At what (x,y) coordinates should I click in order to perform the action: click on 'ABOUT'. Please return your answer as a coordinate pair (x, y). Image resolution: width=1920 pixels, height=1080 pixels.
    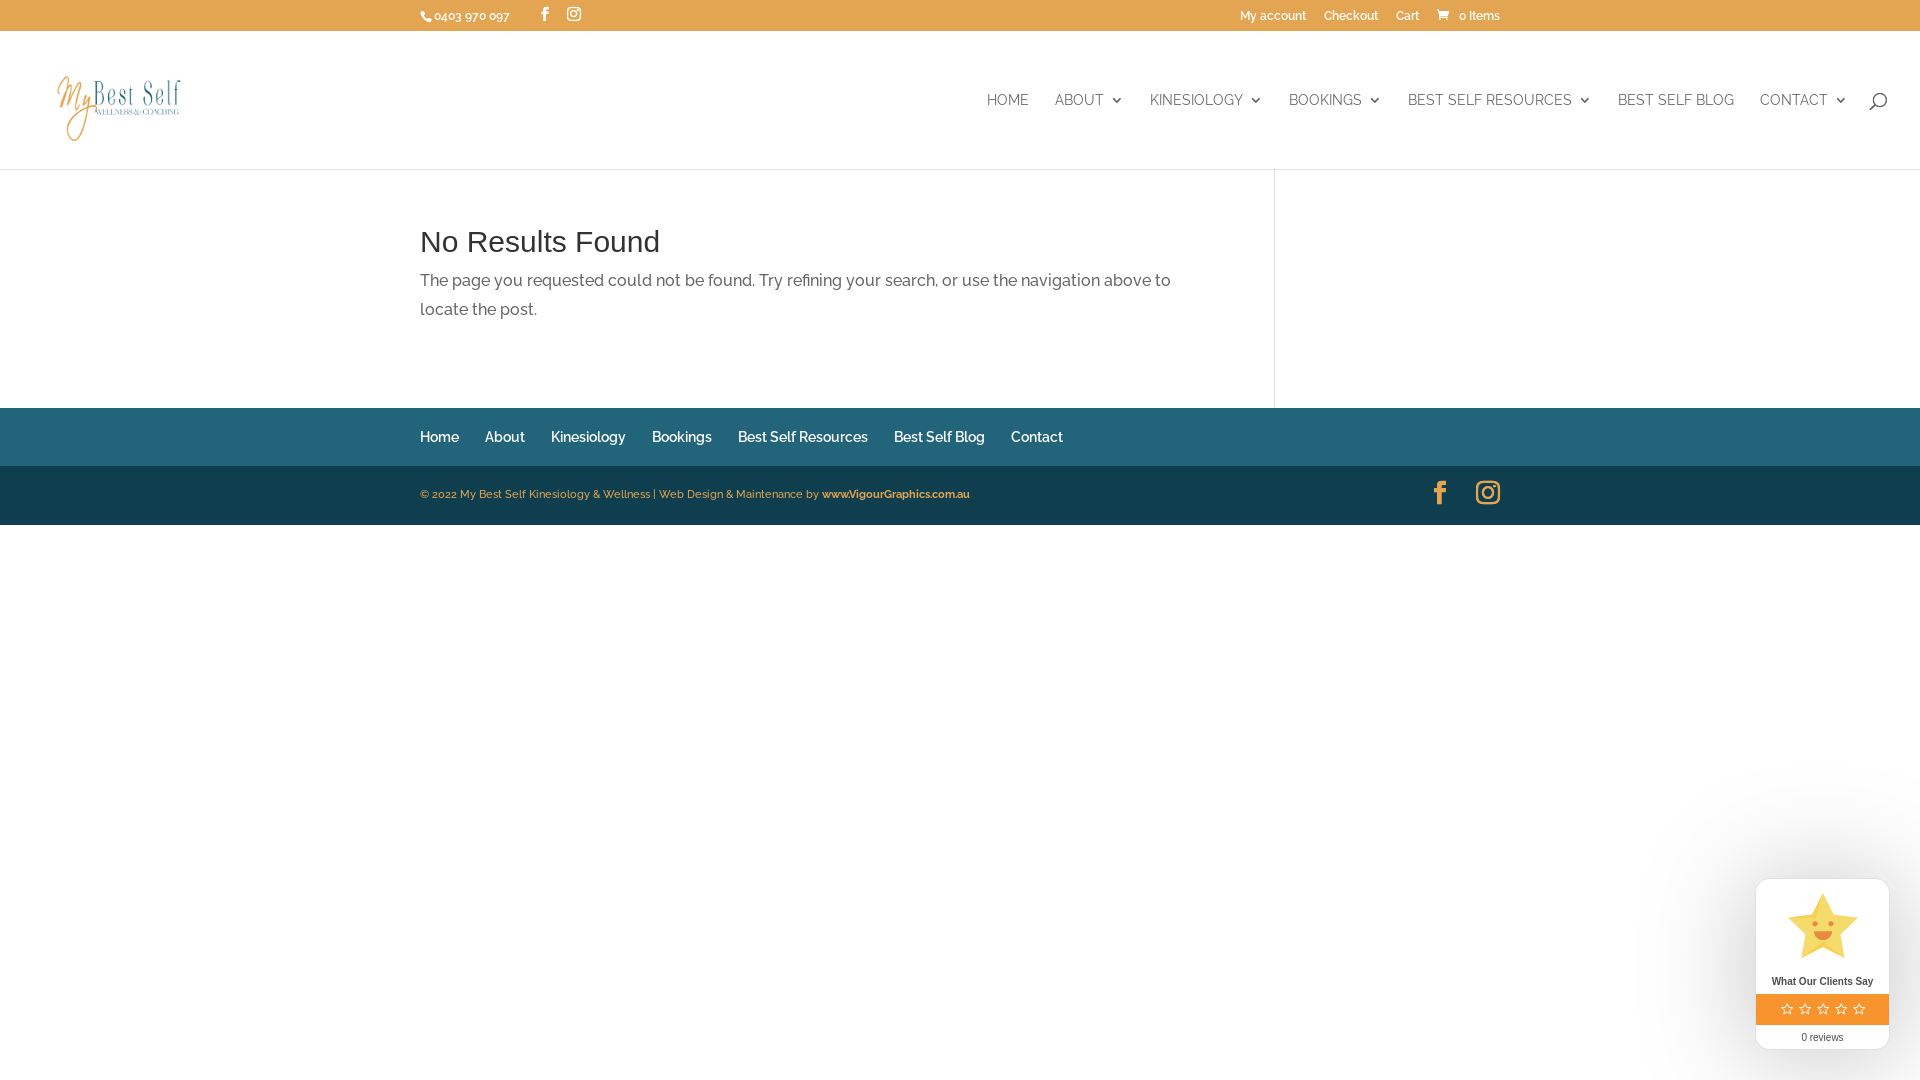
    Looking at the image, I should click on (1088, 131).